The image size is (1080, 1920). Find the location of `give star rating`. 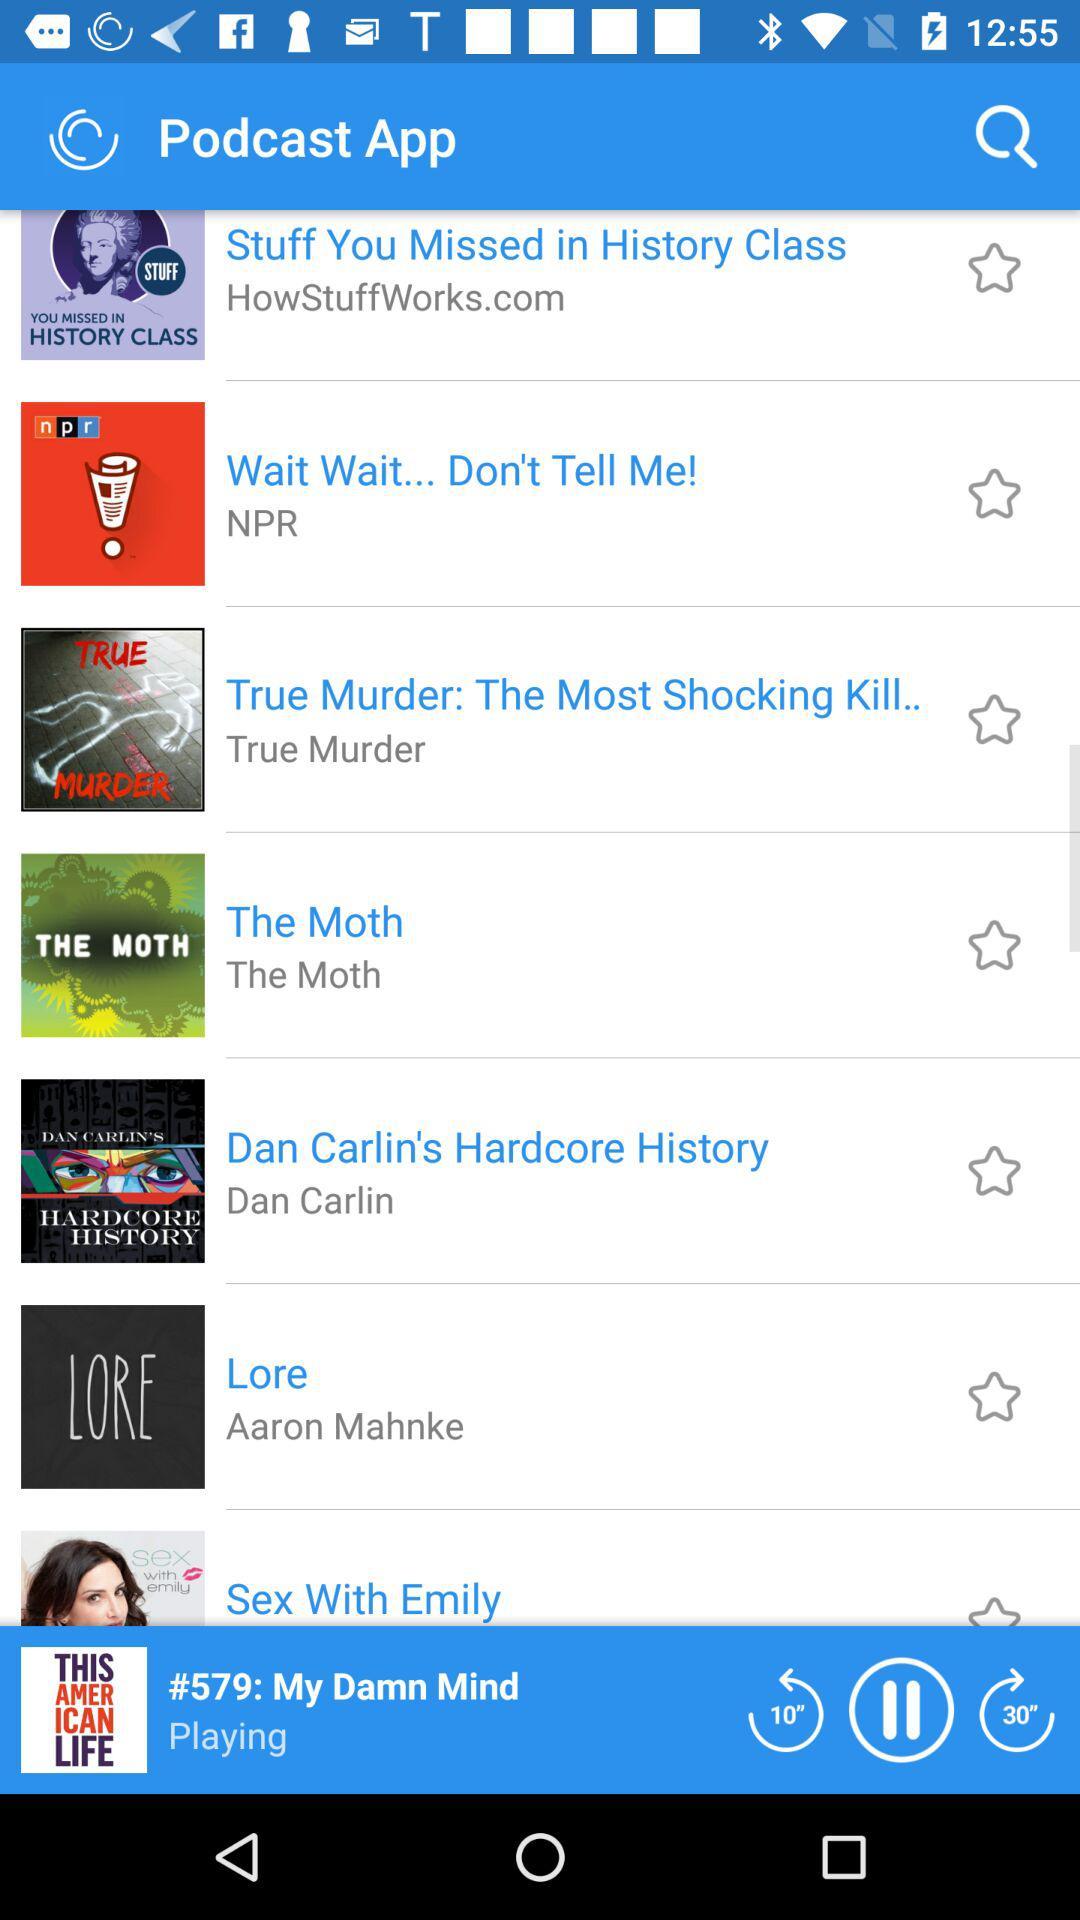

give star rating is located at coordinates (994, 493).